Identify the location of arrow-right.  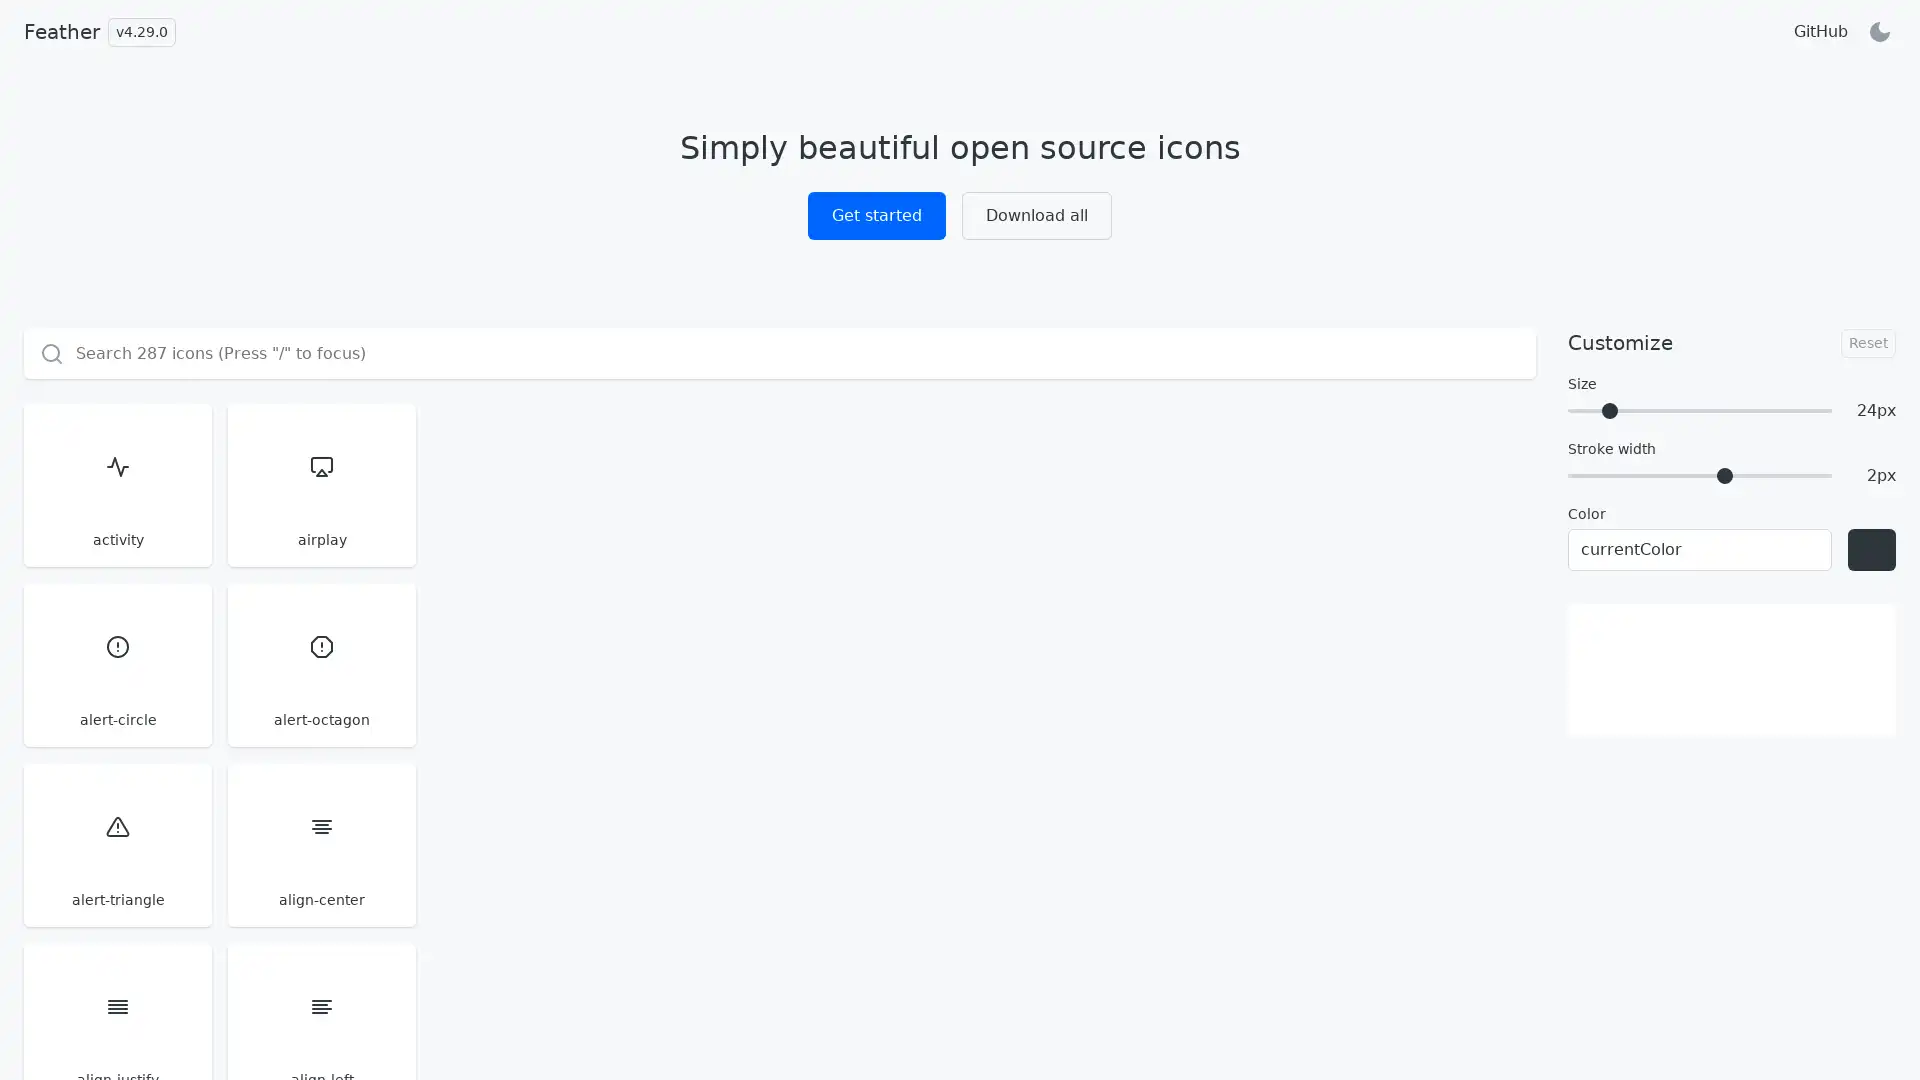
(268, 844).